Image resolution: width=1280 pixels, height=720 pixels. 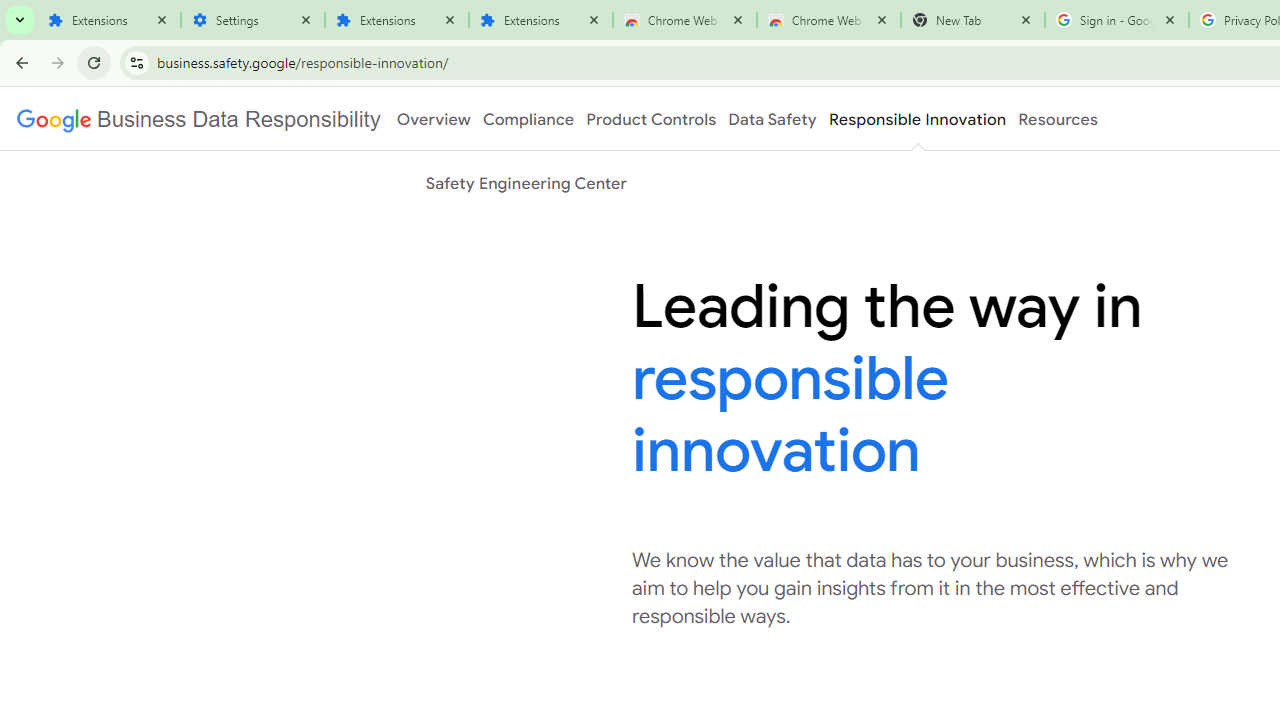 I want to click on 'Google logo', so click(x=199, y=119).